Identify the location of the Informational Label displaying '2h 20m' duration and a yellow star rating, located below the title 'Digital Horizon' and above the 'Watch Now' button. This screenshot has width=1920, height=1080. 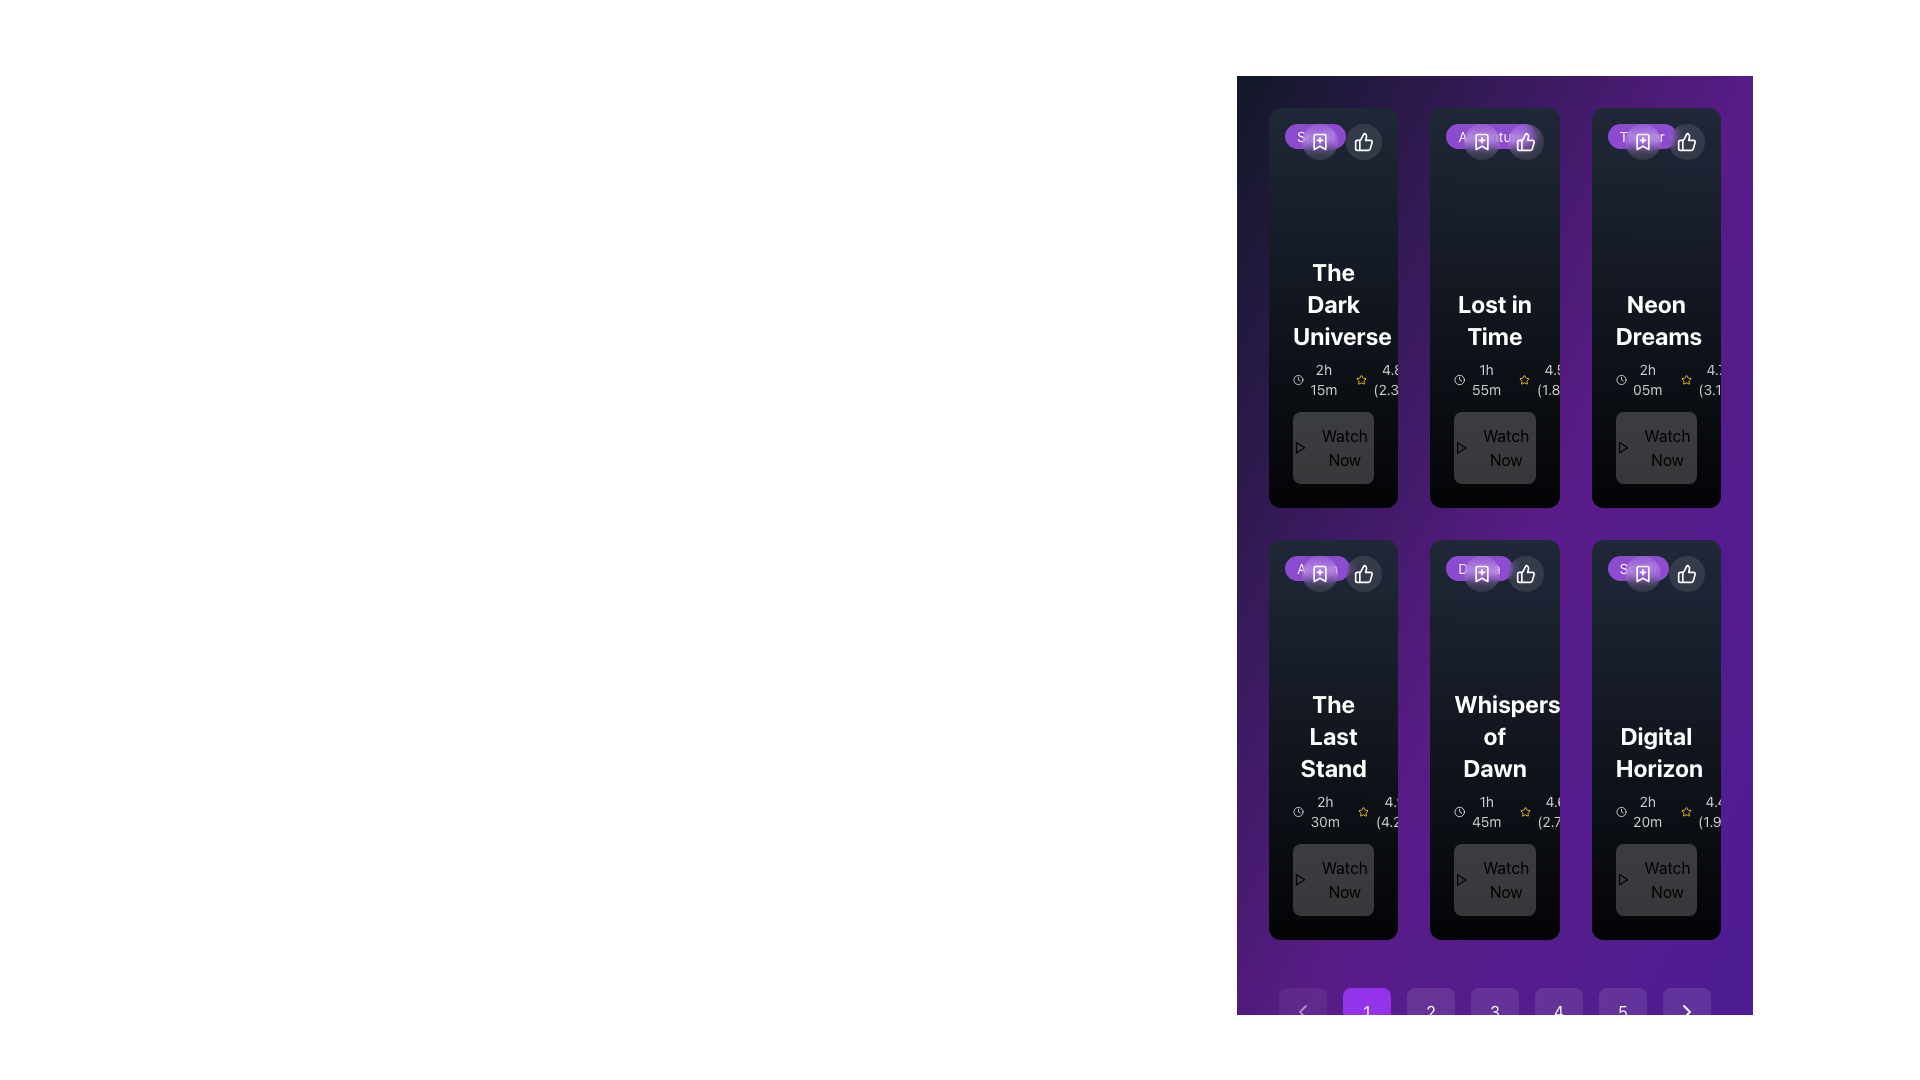
(1656, 812).